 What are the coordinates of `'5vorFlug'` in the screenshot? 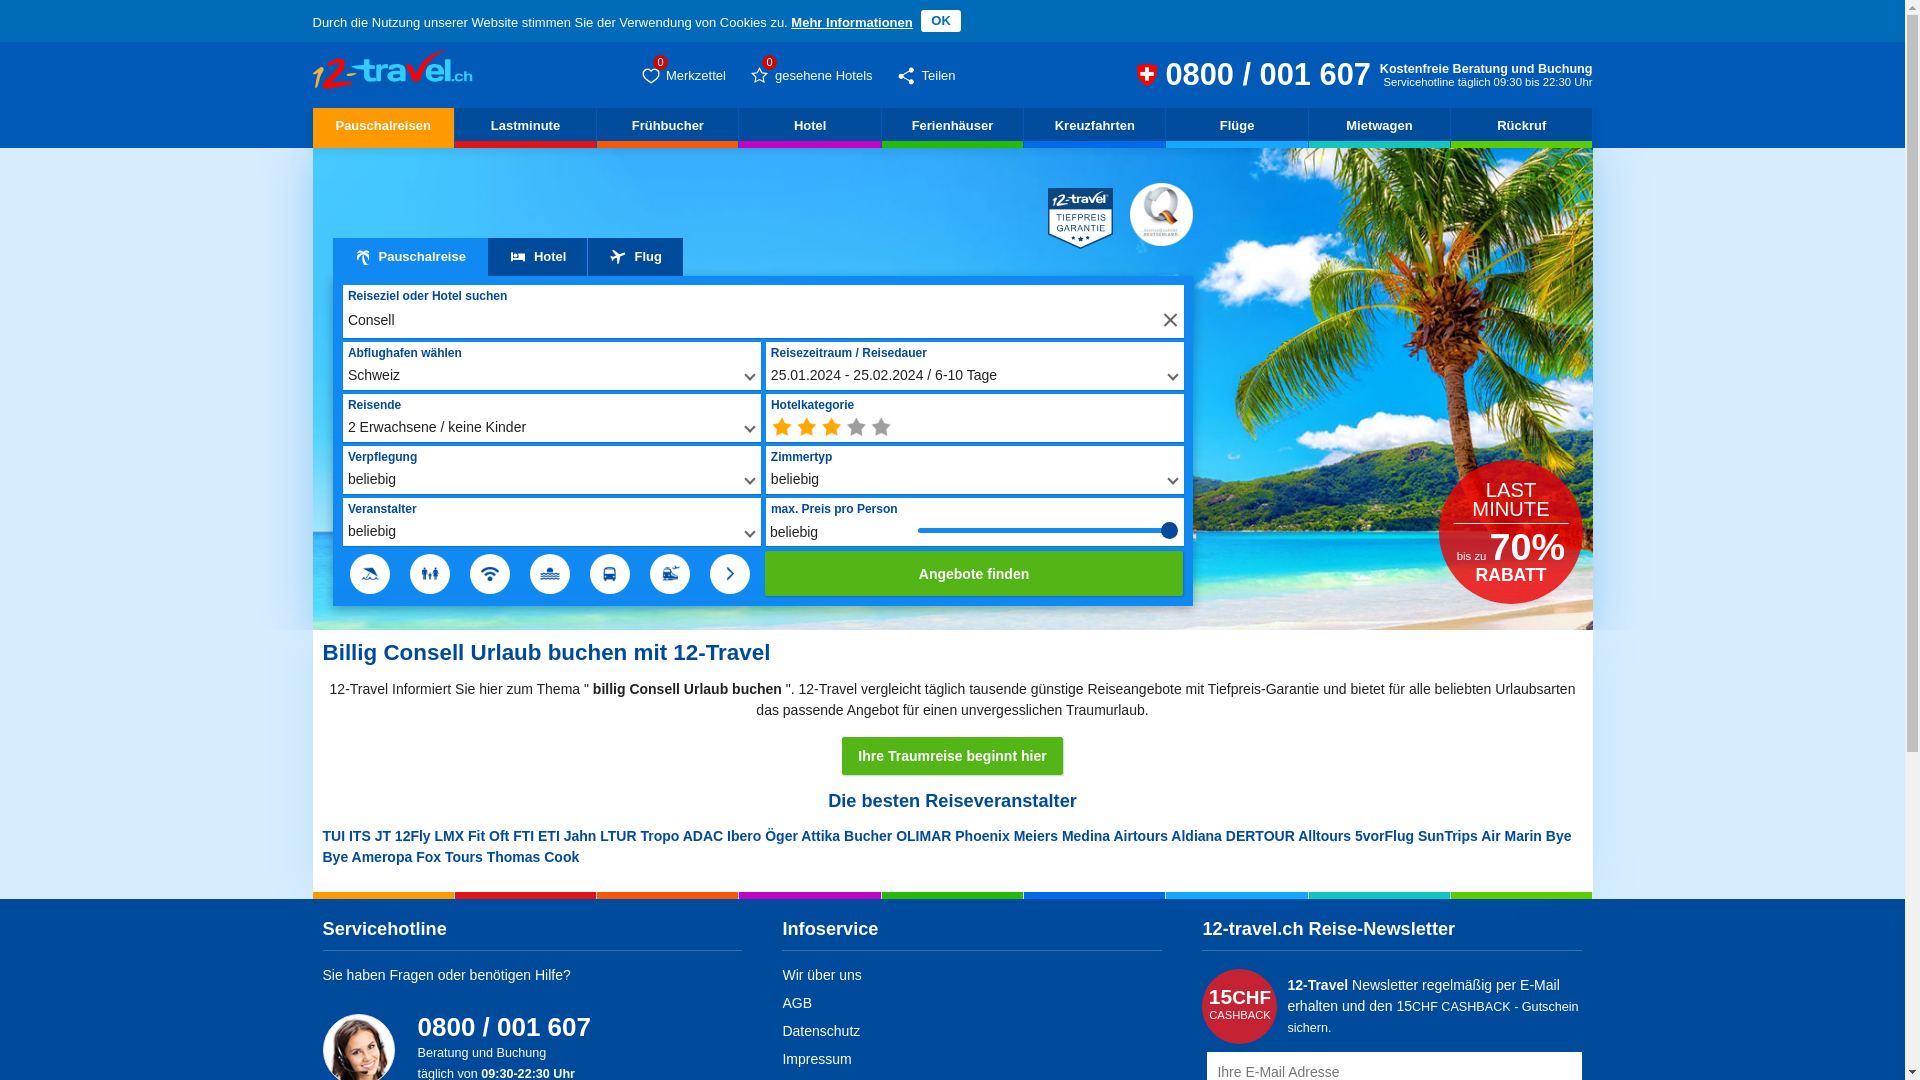 It's located at (1383, 836).